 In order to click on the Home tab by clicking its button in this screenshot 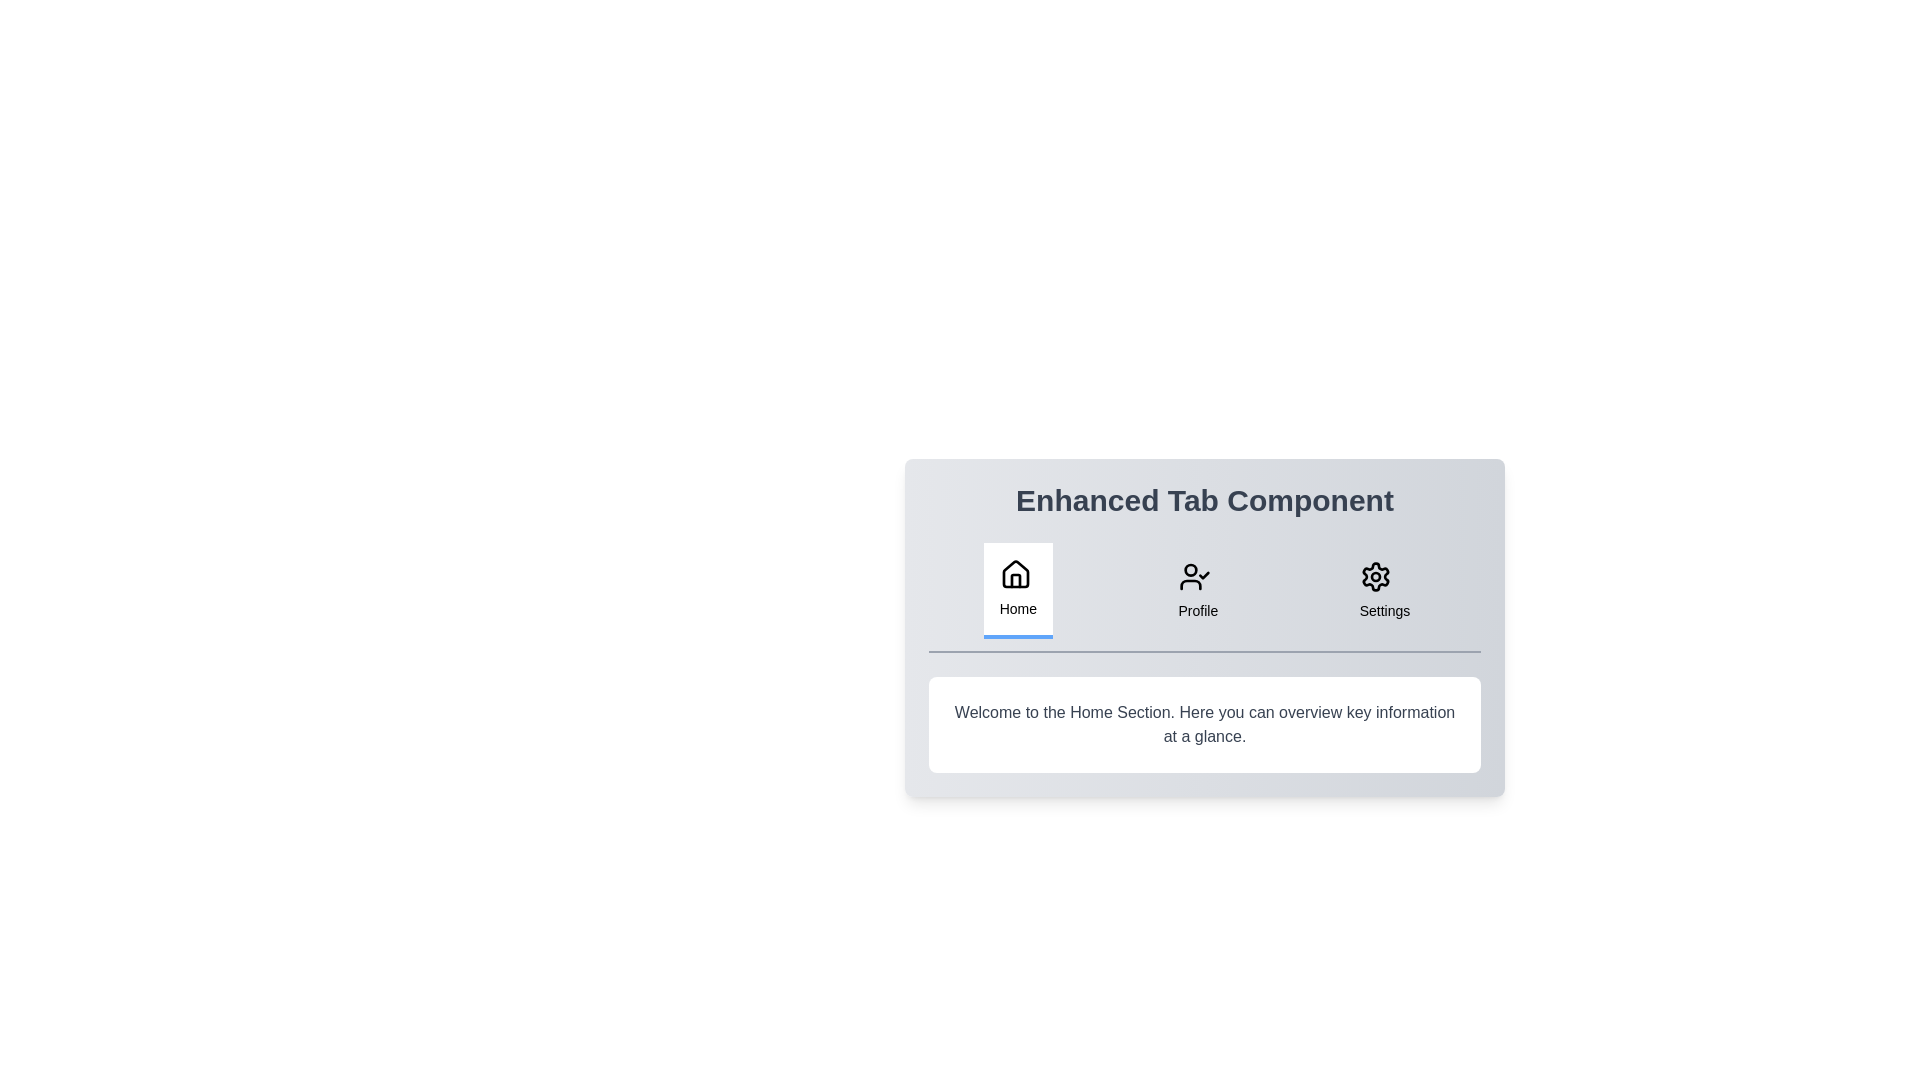, I will do `click(1018, 589)`.